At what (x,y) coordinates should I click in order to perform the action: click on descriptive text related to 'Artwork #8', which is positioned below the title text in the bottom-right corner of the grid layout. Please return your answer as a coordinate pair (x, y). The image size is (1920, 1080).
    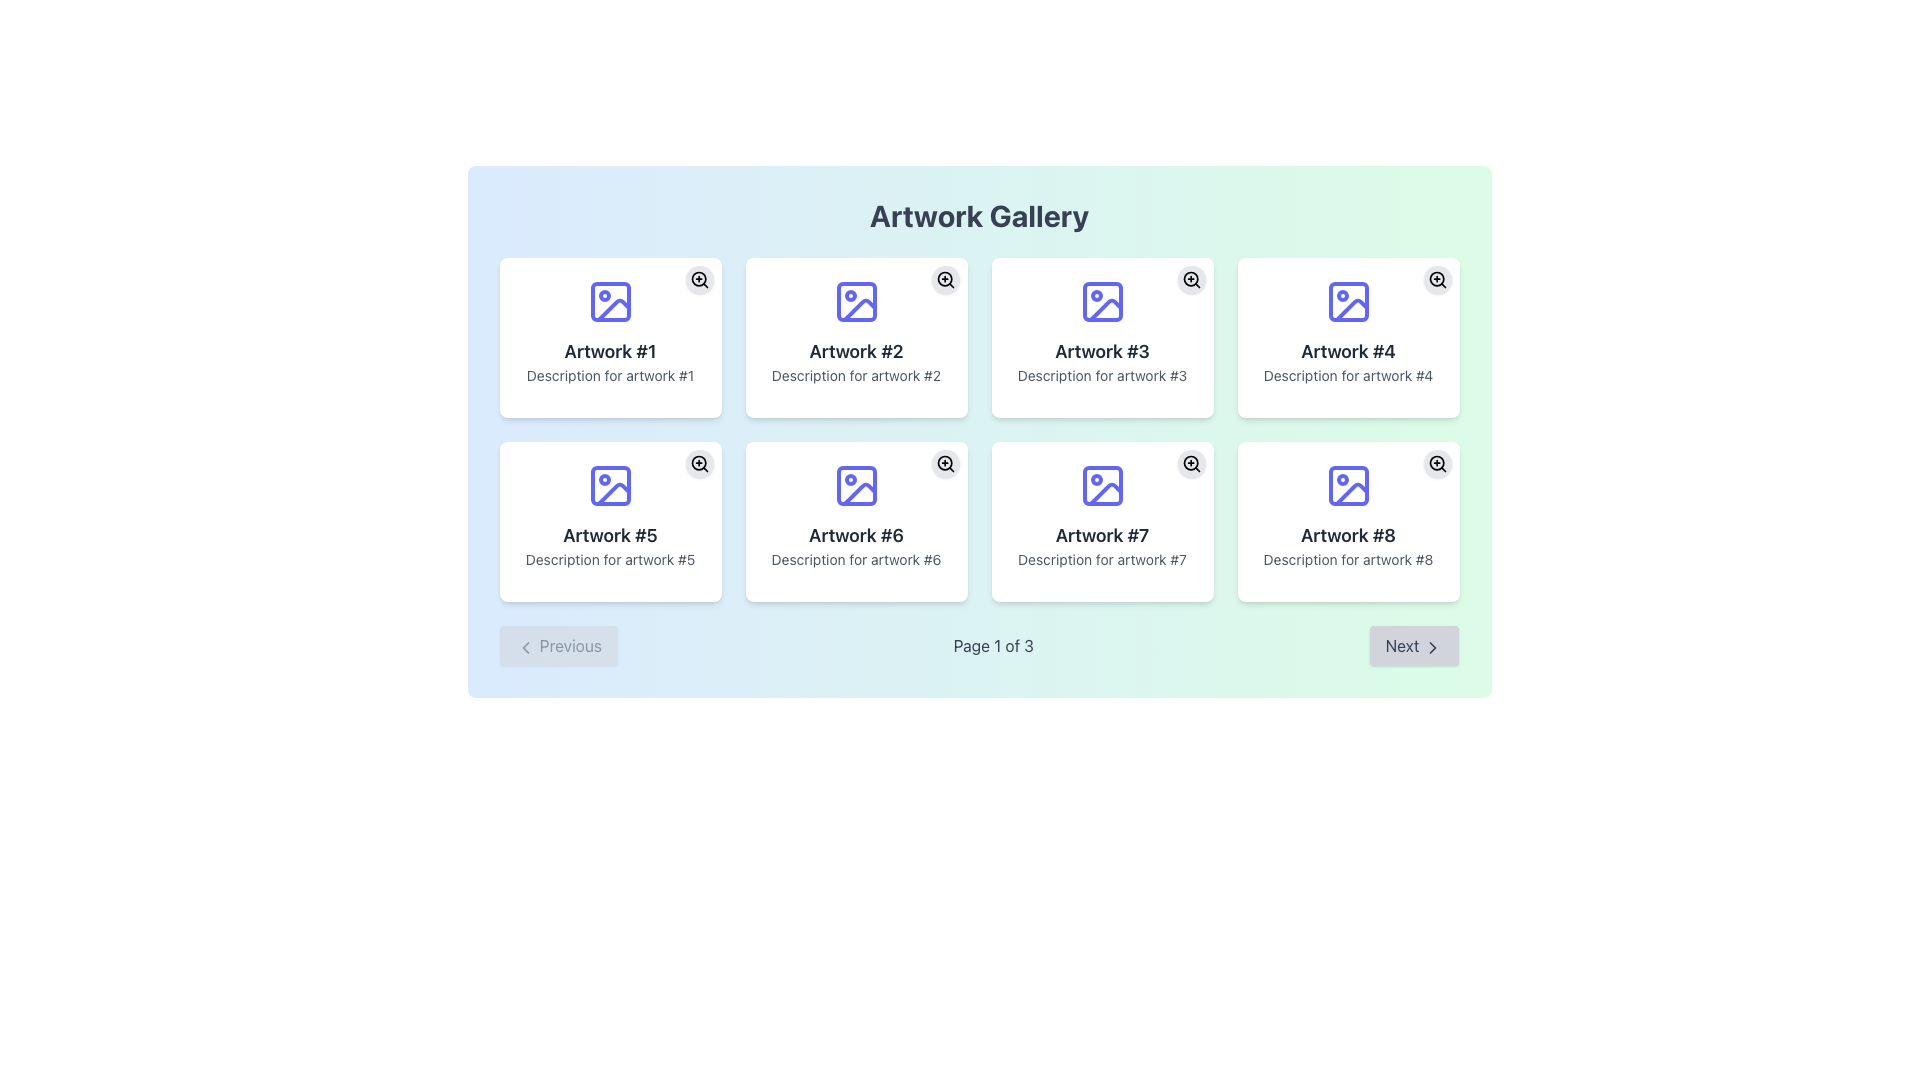
    Looking at the image, I should click on (1348, 559).